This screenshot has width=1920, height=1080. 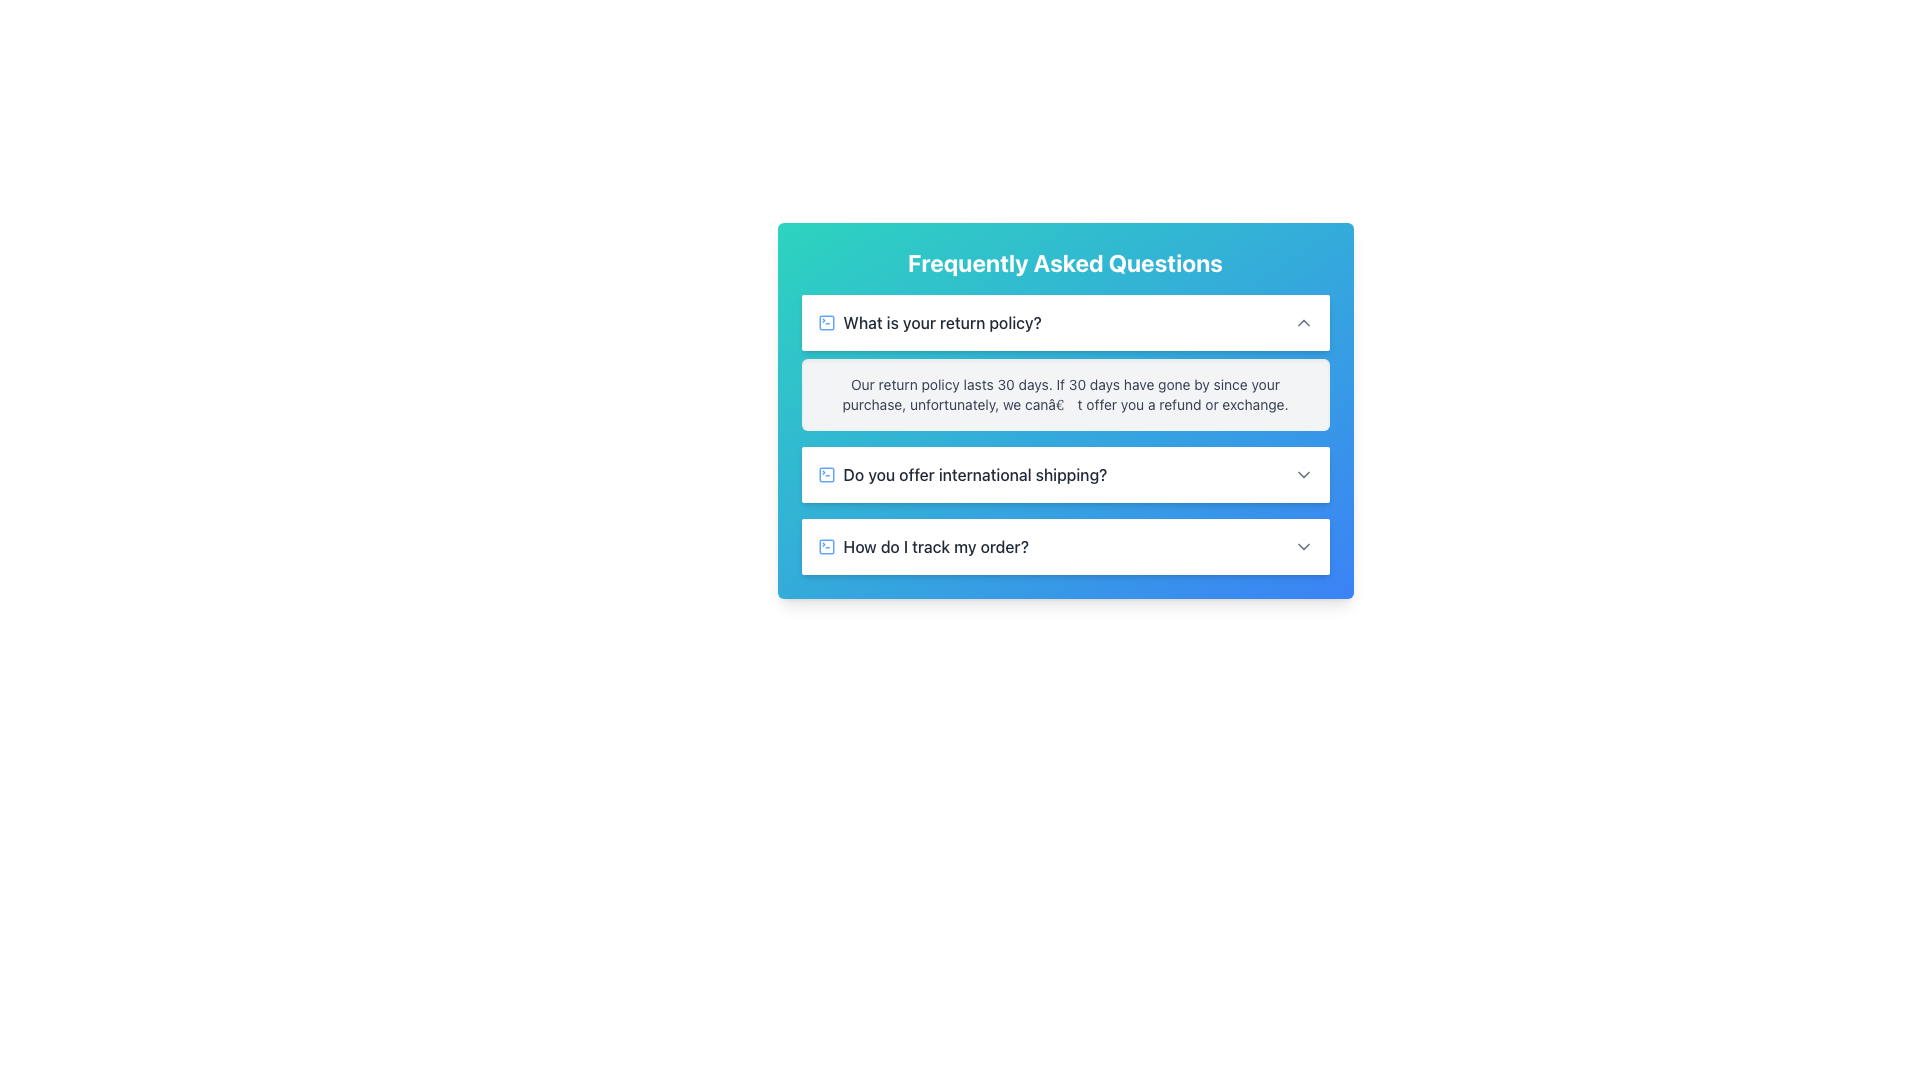 What do you see at coordinates (1064, 362) in the screenshot?
I see `the first collapsible section under the 'Frequently Asked Questions' heading` at bounding box center [1064, 362].